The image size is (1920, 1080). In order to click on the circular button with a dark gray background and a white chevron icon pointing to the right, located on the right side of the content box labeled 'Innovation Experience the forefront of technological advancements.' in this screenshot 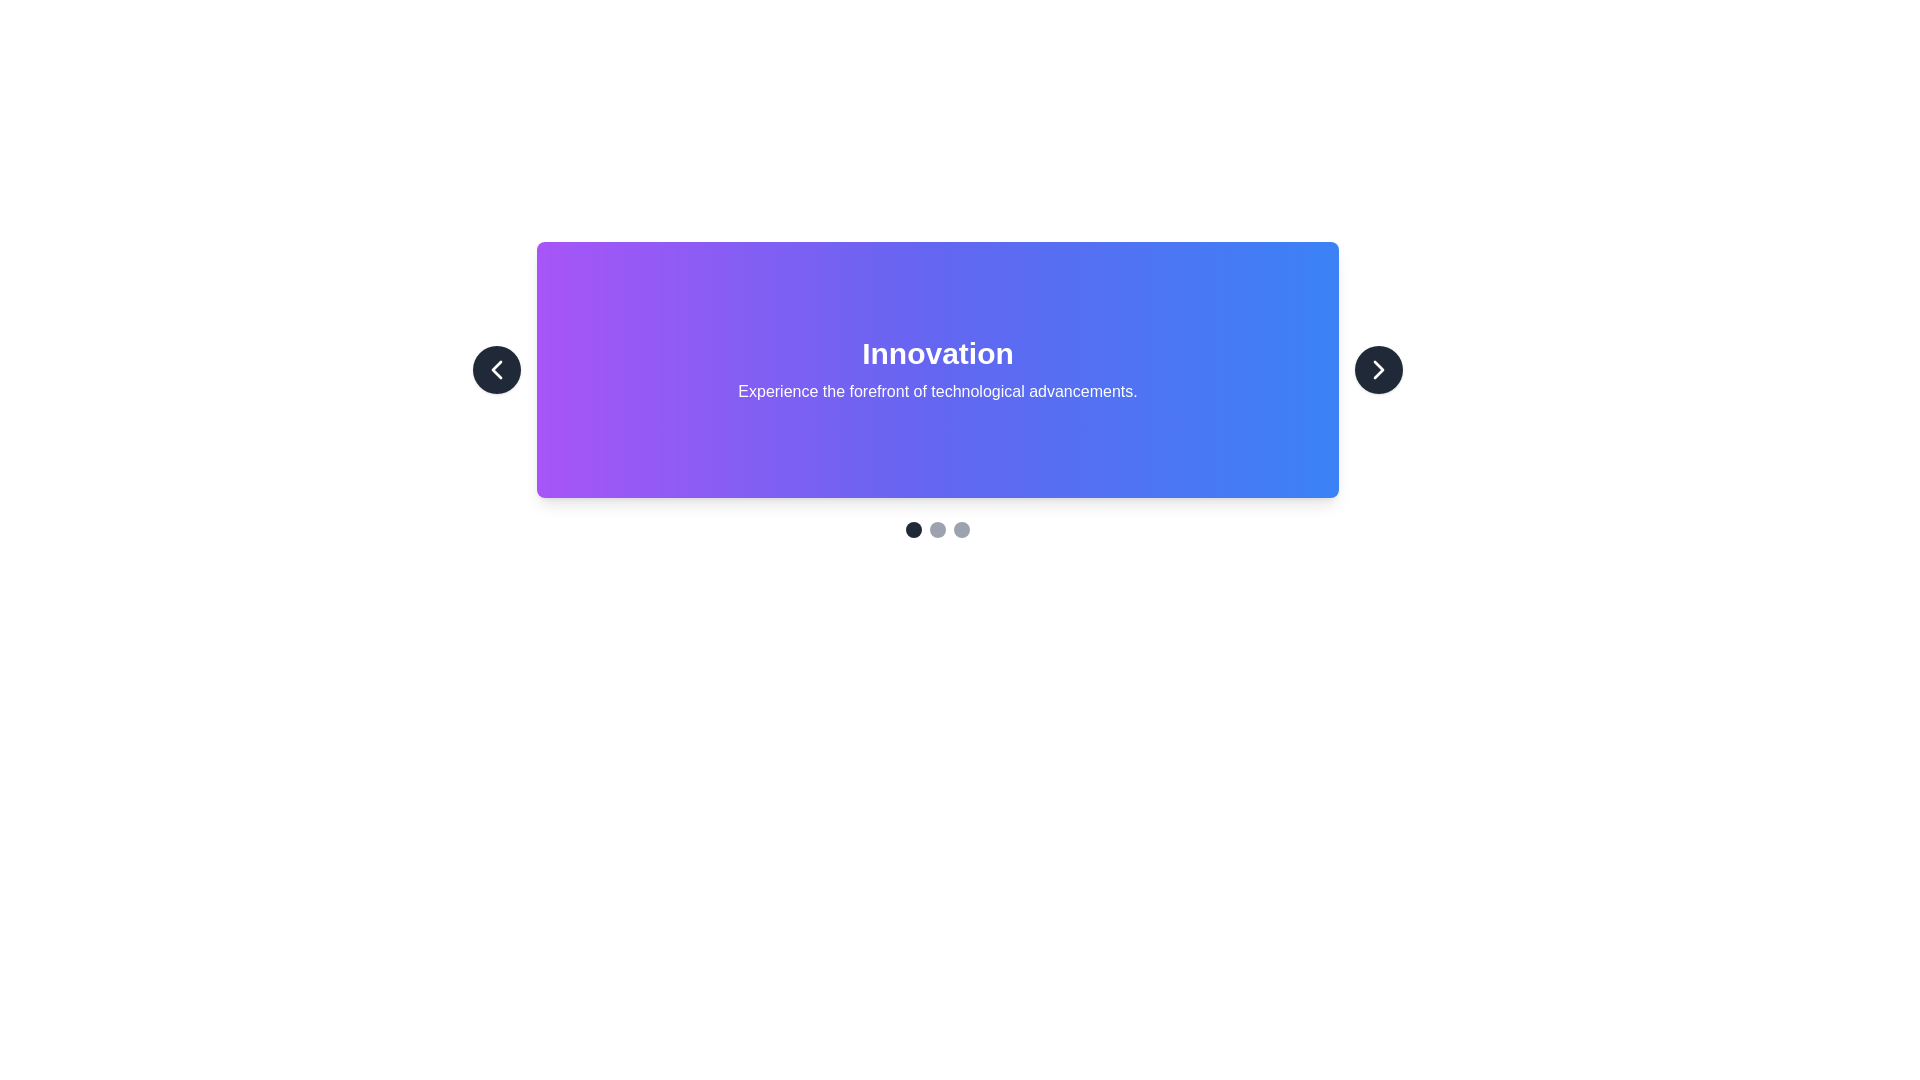, I will do `click(1377, 370)`.